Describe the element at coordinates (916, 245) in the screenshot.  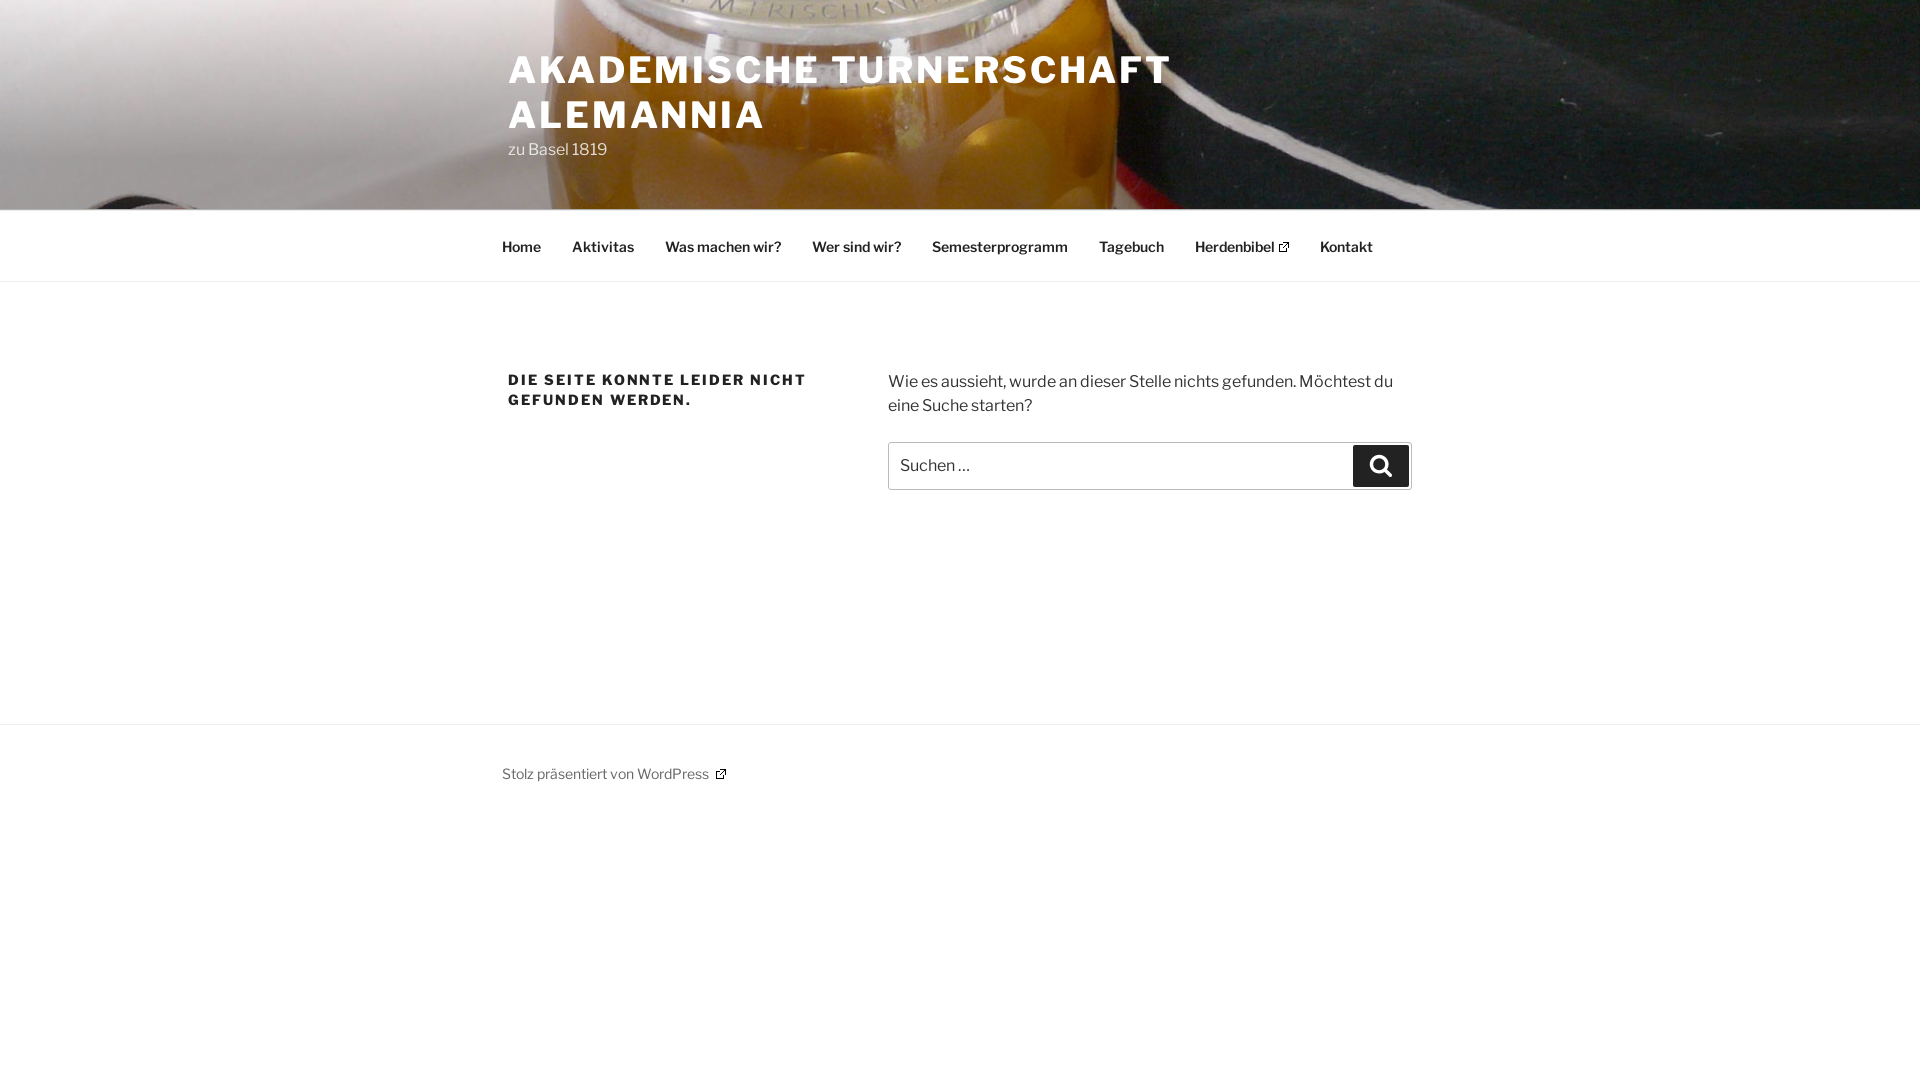
I see `'Semesterprogramm'` at that location.